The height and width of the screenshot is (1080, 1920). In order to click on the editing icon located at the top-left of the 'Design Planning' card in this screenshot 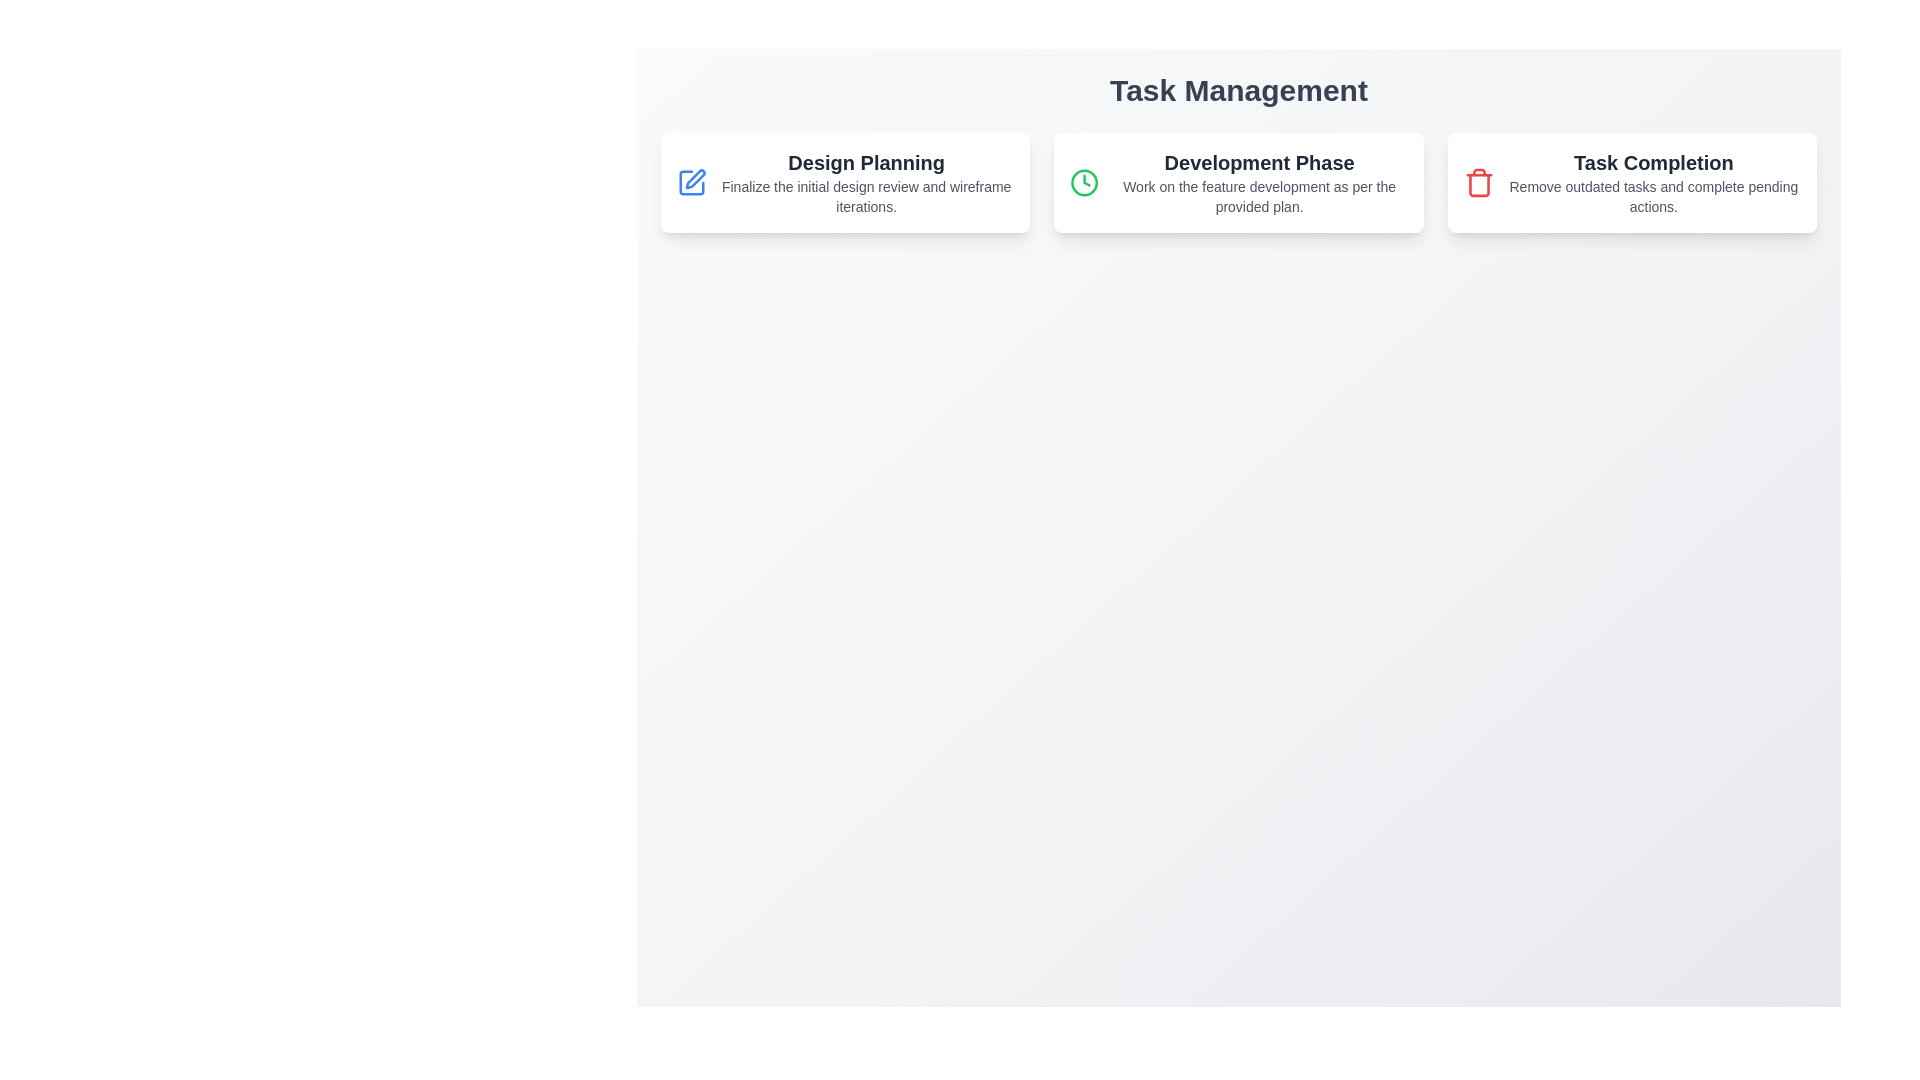, I will do `click(695, 178)`.